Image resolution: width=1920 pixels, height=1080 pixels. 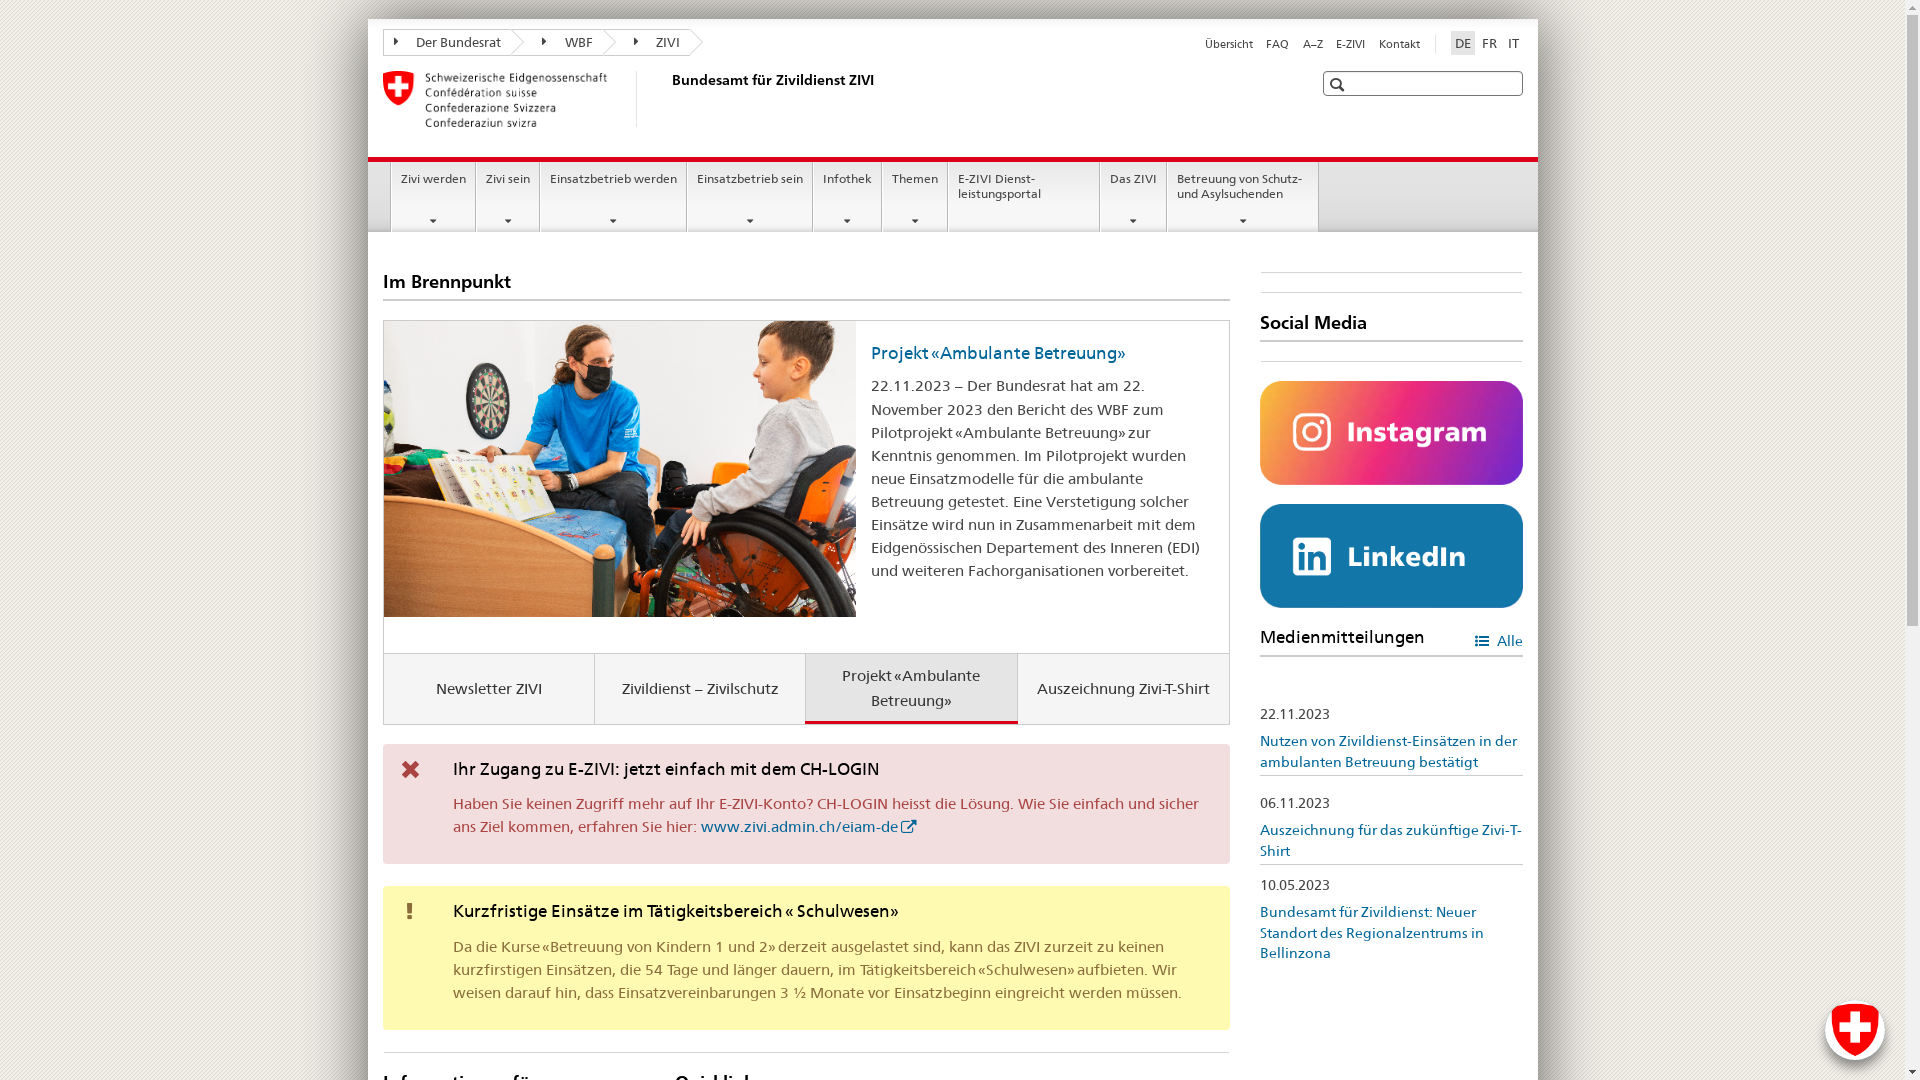 I want to click on 'Einsatzbetrieb sein', so click(x=687, y=196).